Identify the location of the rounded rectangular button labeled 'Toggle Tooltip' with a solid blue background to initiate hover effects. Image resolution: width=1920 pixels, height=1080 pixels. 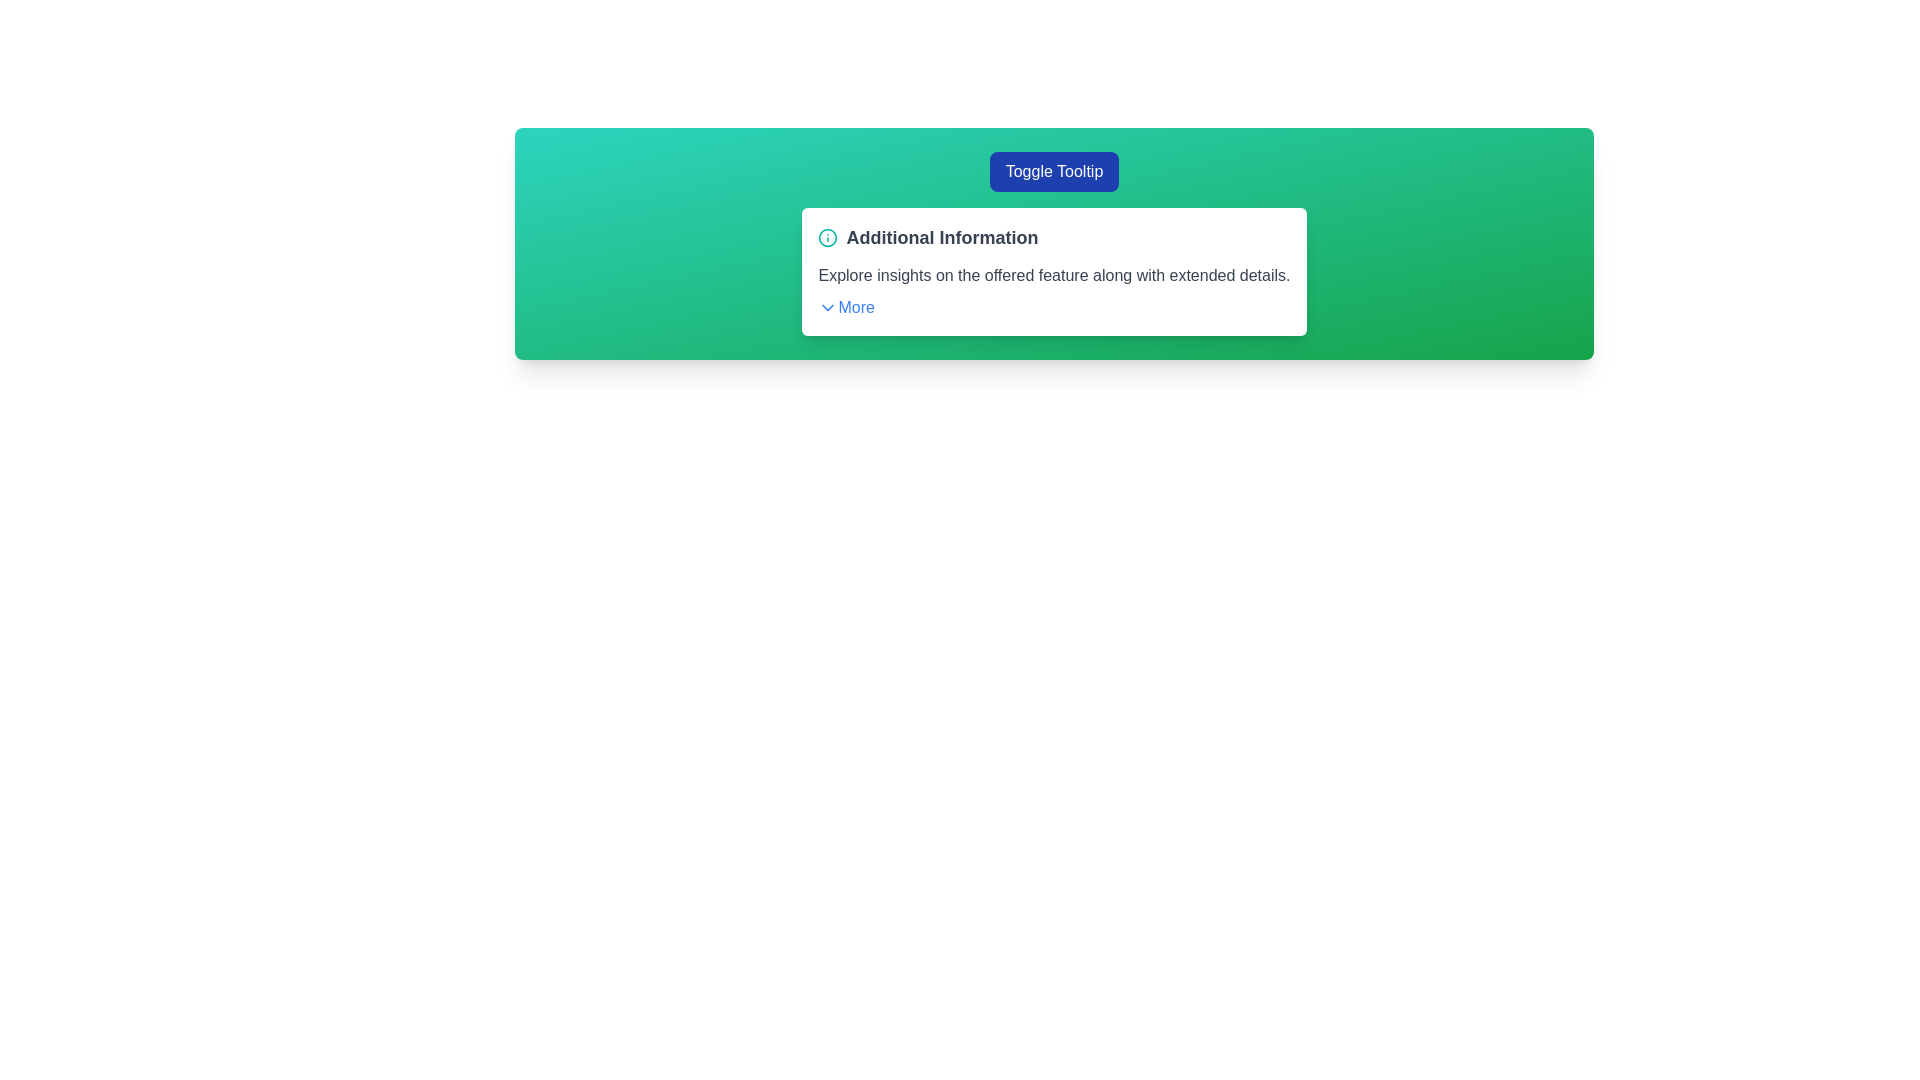
(1053, 171).